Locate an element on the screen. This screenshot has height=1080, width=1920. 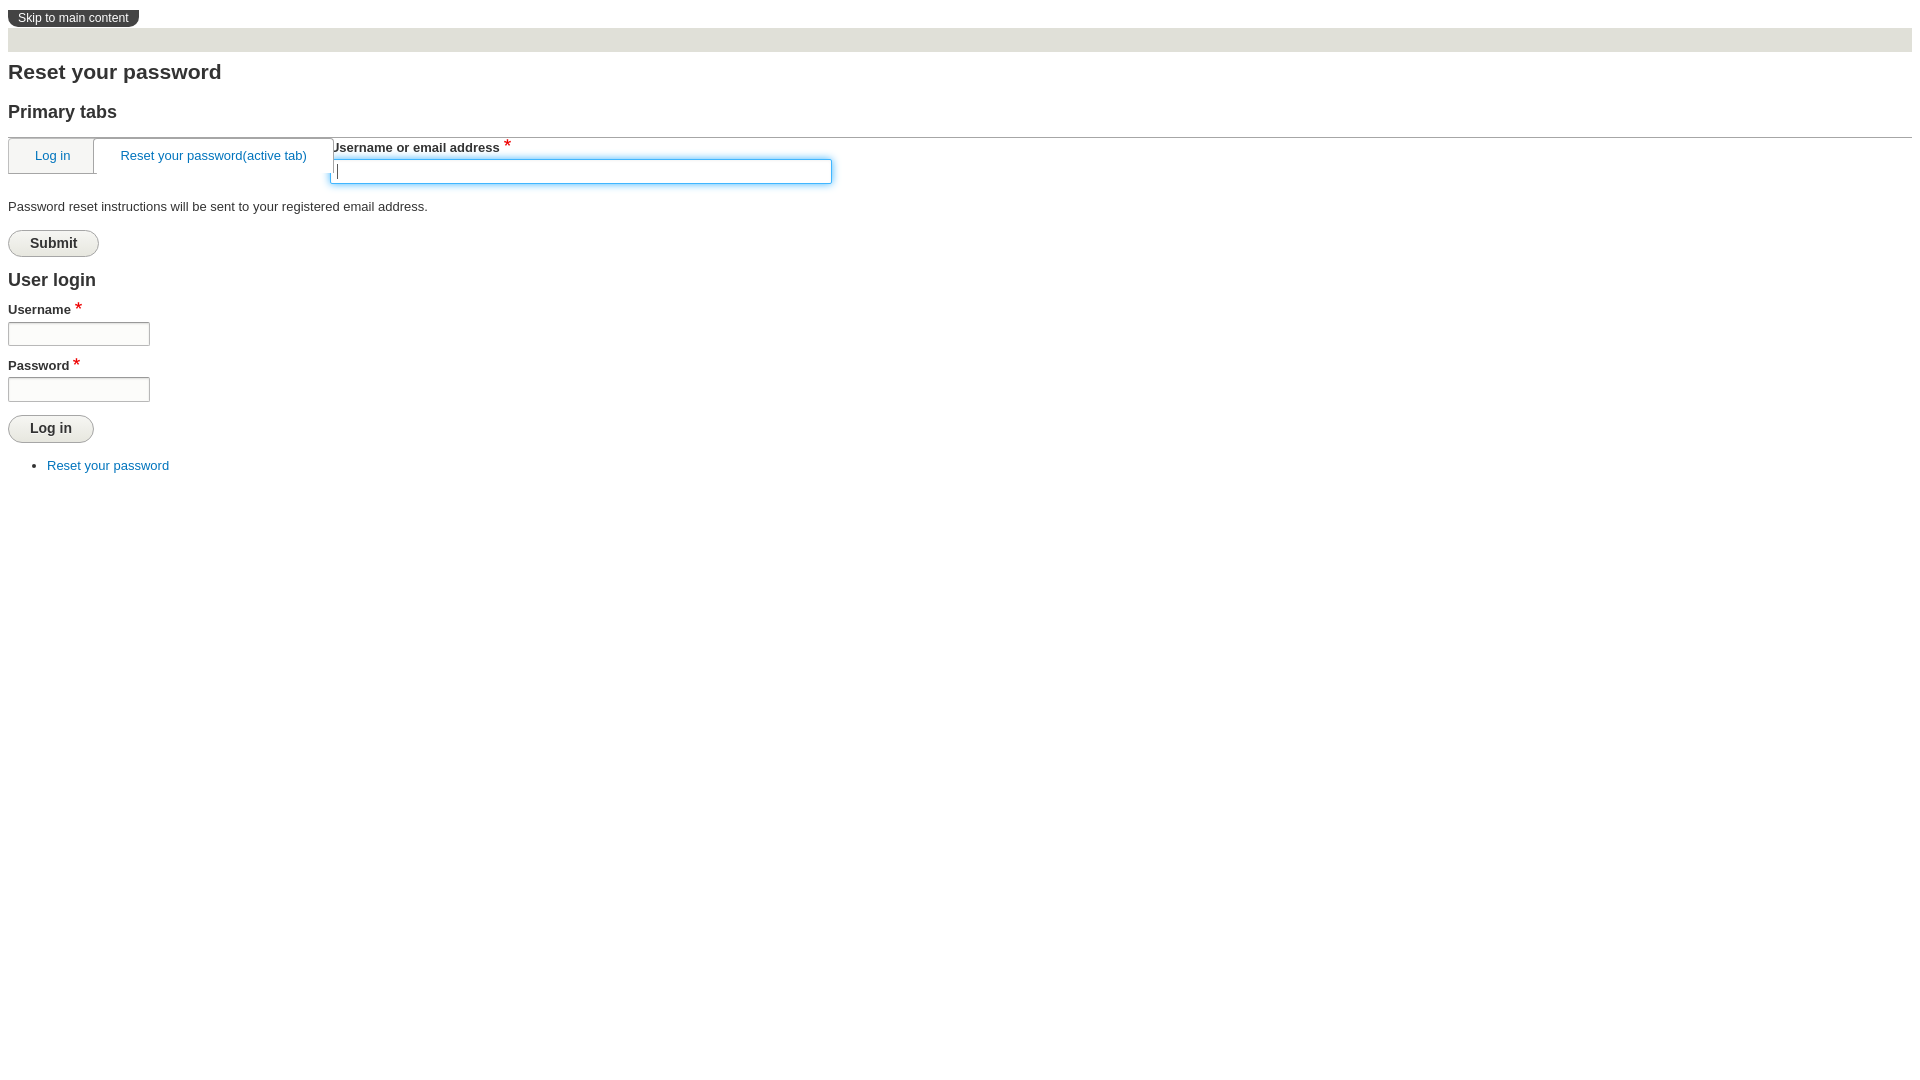
'Submit' is located at coordinates (8, 242).